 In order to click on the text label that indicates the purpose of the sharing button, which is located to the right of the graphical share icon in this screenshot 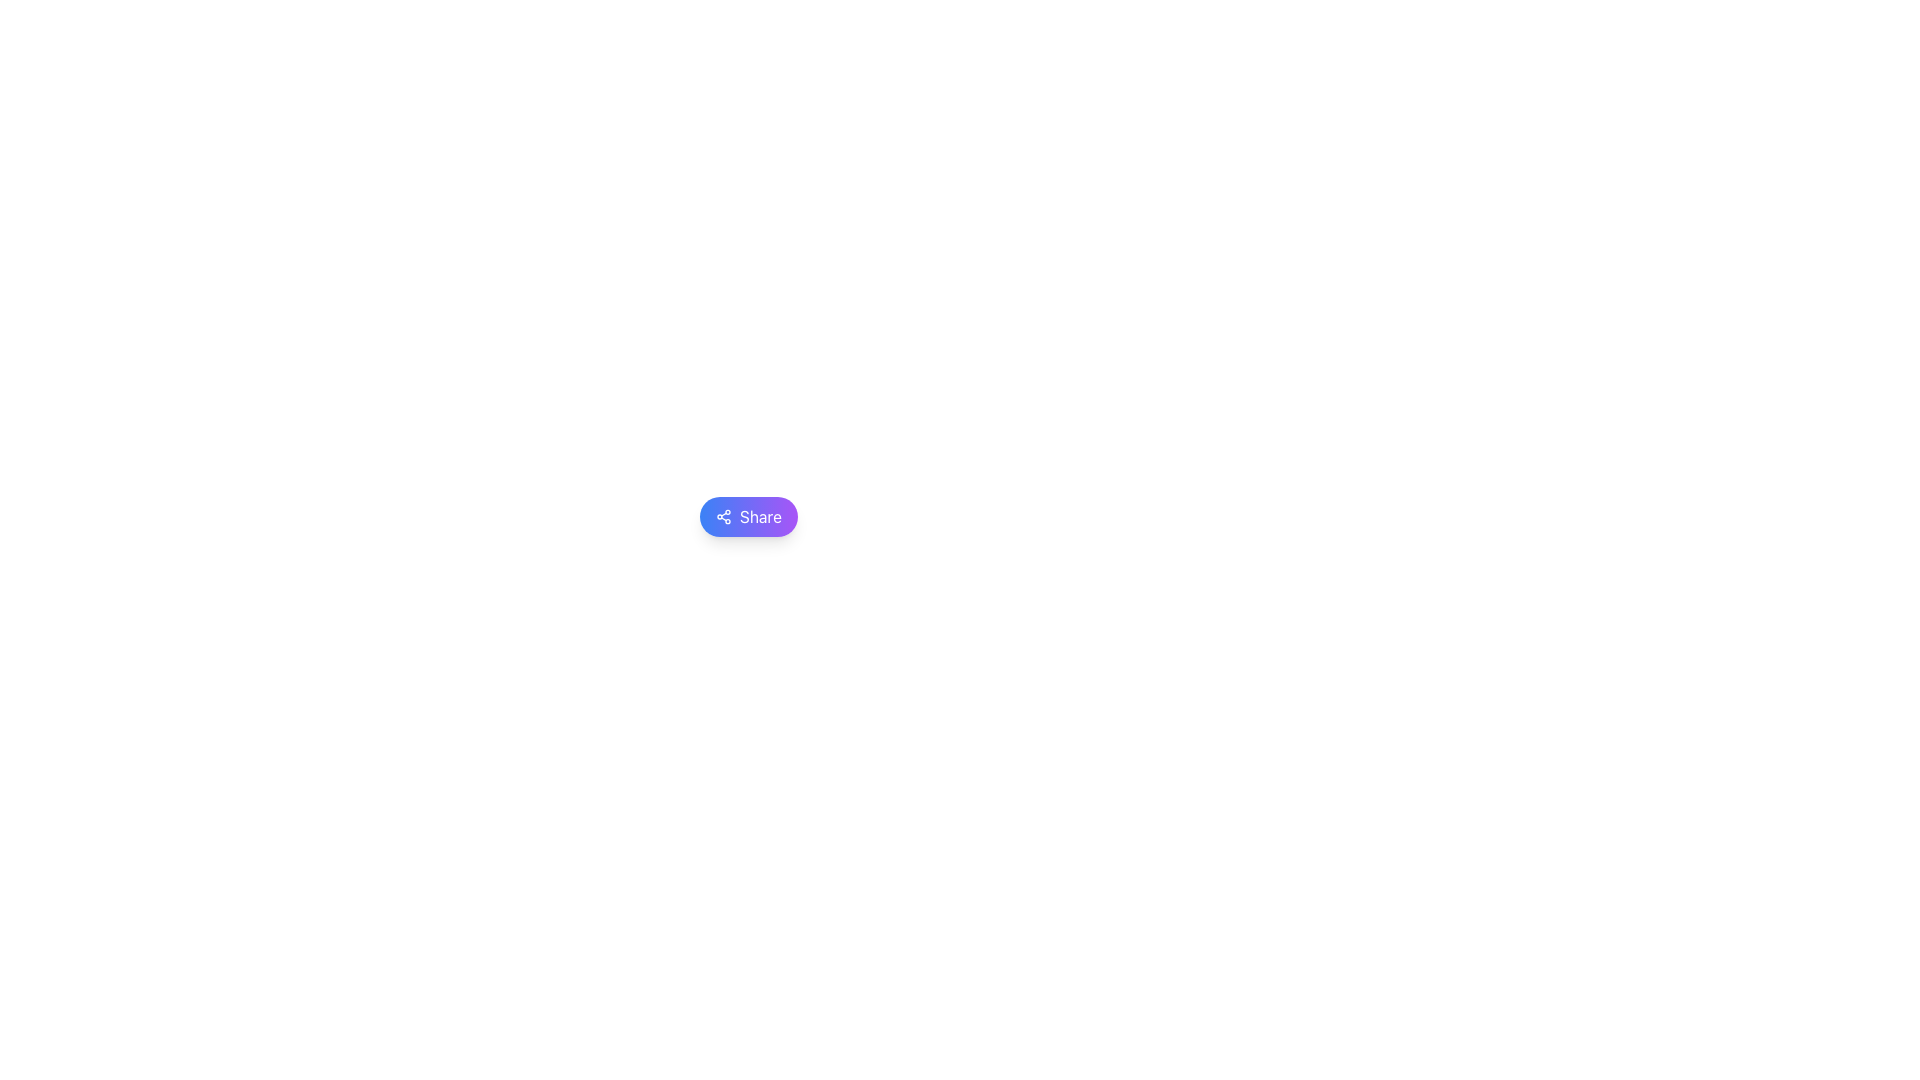, I will do `click(759, 515)`.